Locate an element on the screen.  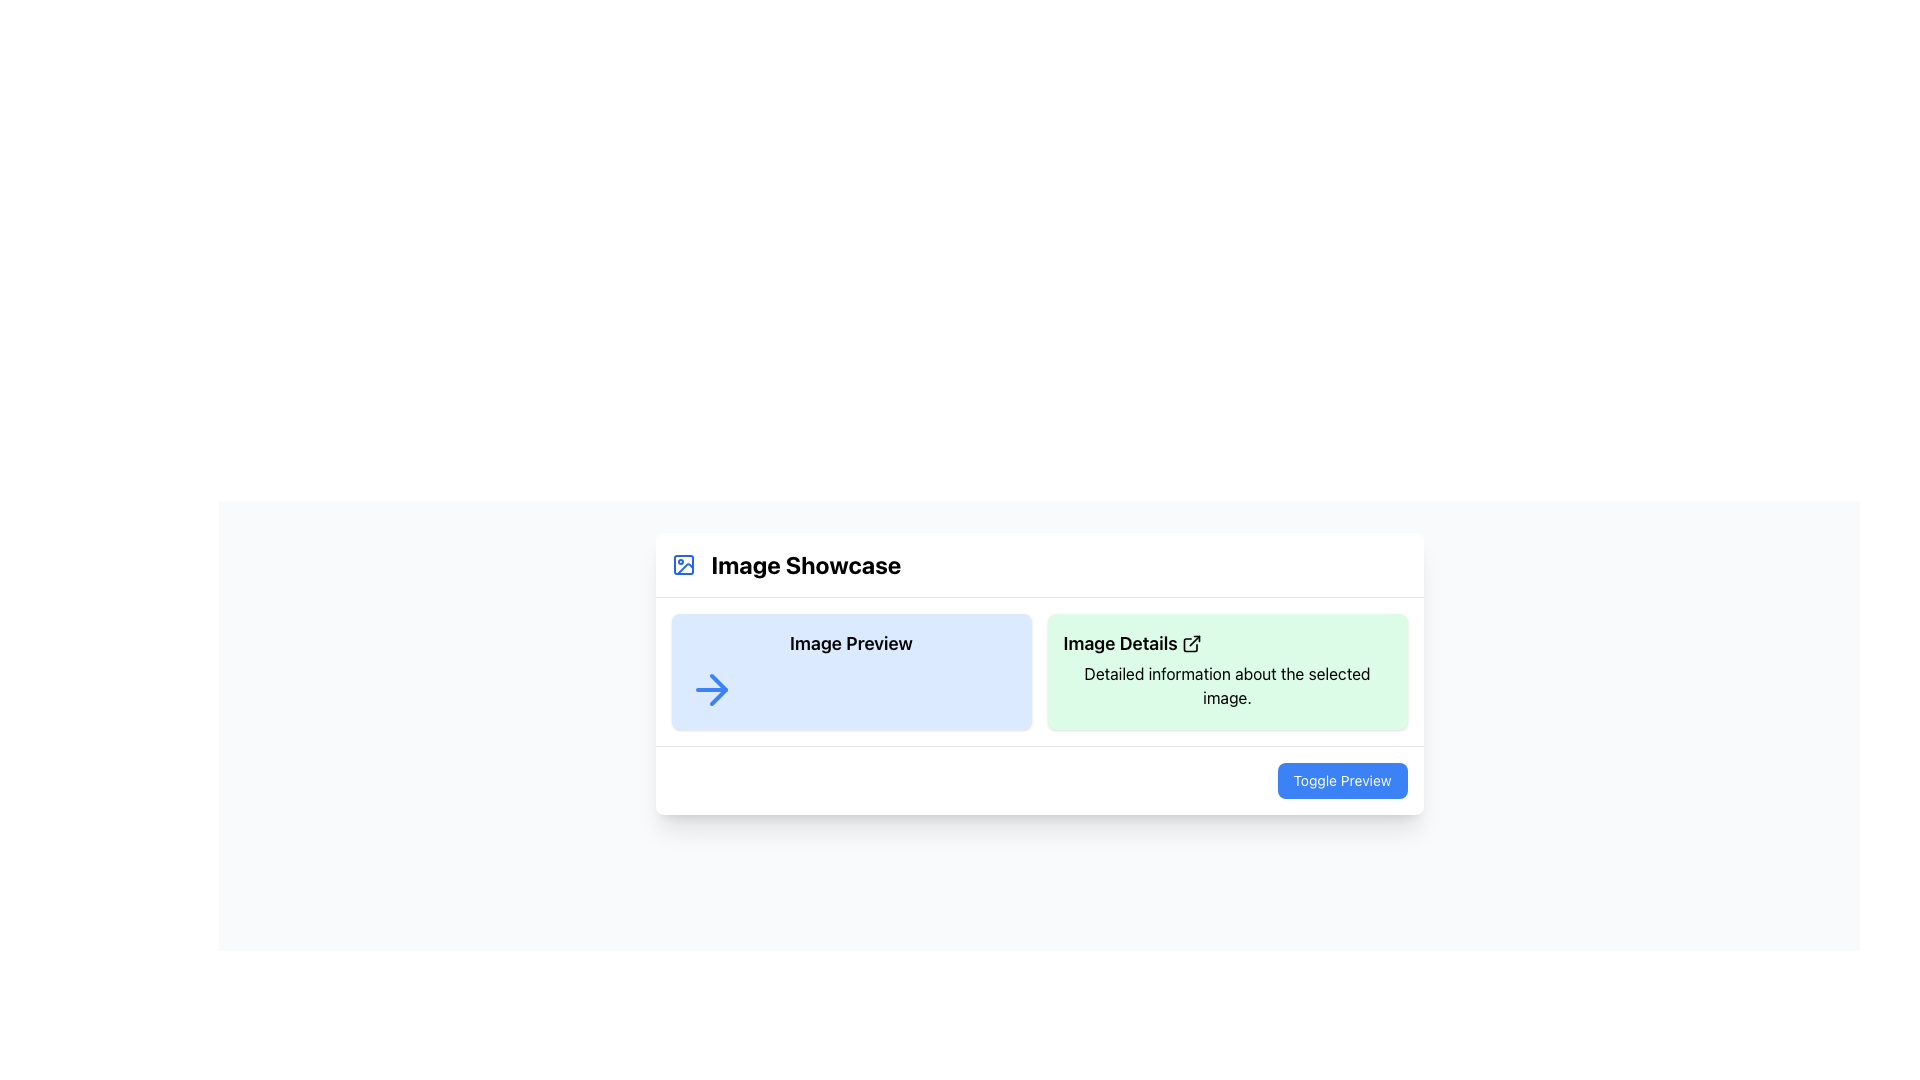
the visual design of the small blue icon resembling a thumbnail, which is located in the top left corner of the 'Image Showcase' section, adjacent to the title text 'Image Showcase' is located at coordinates (683, 564).